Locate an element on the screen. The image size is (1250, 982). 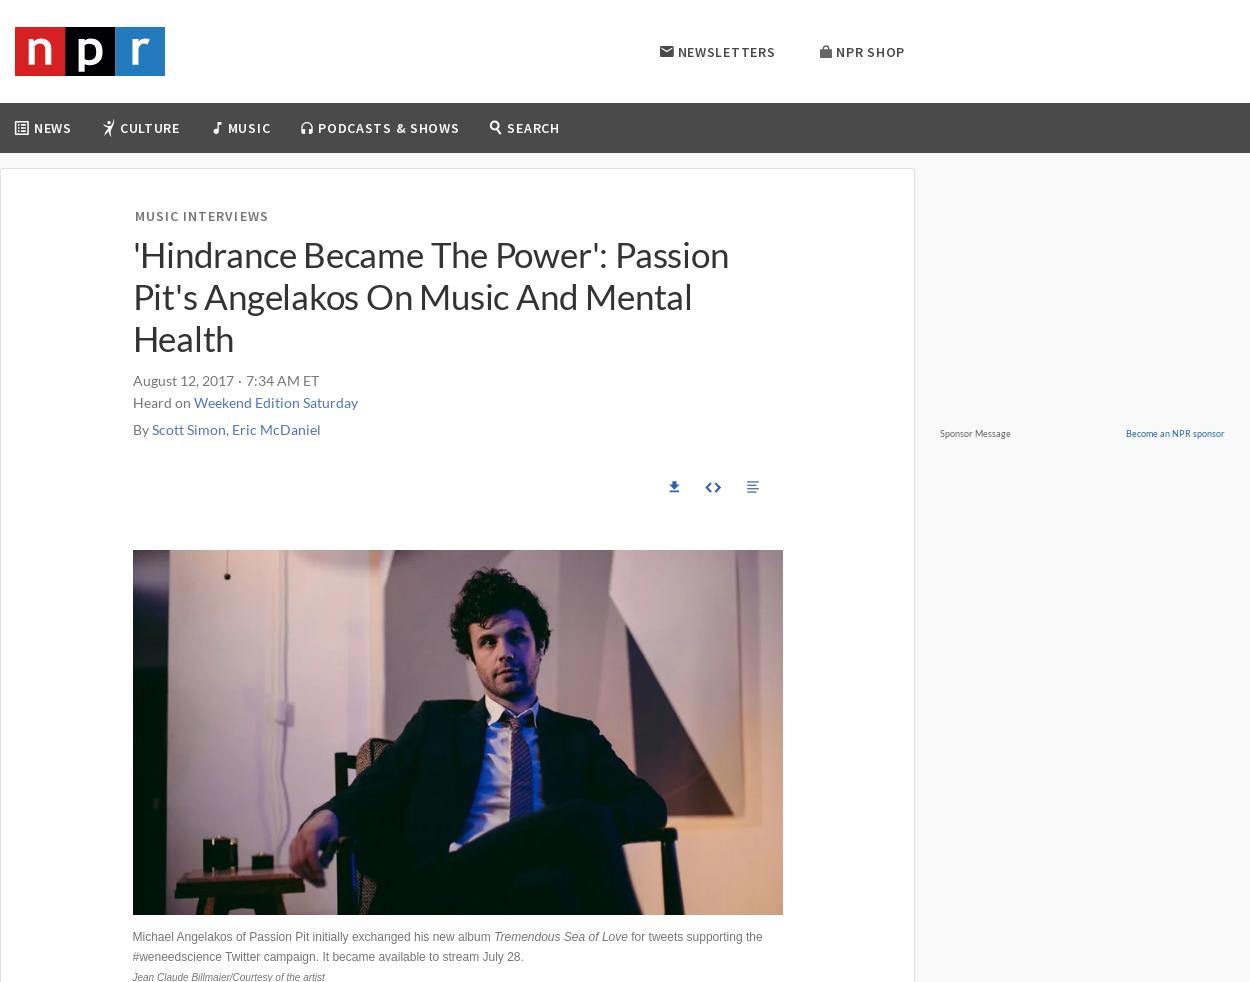
'Podcasts & Shows' is located at coordinates (388, 126).